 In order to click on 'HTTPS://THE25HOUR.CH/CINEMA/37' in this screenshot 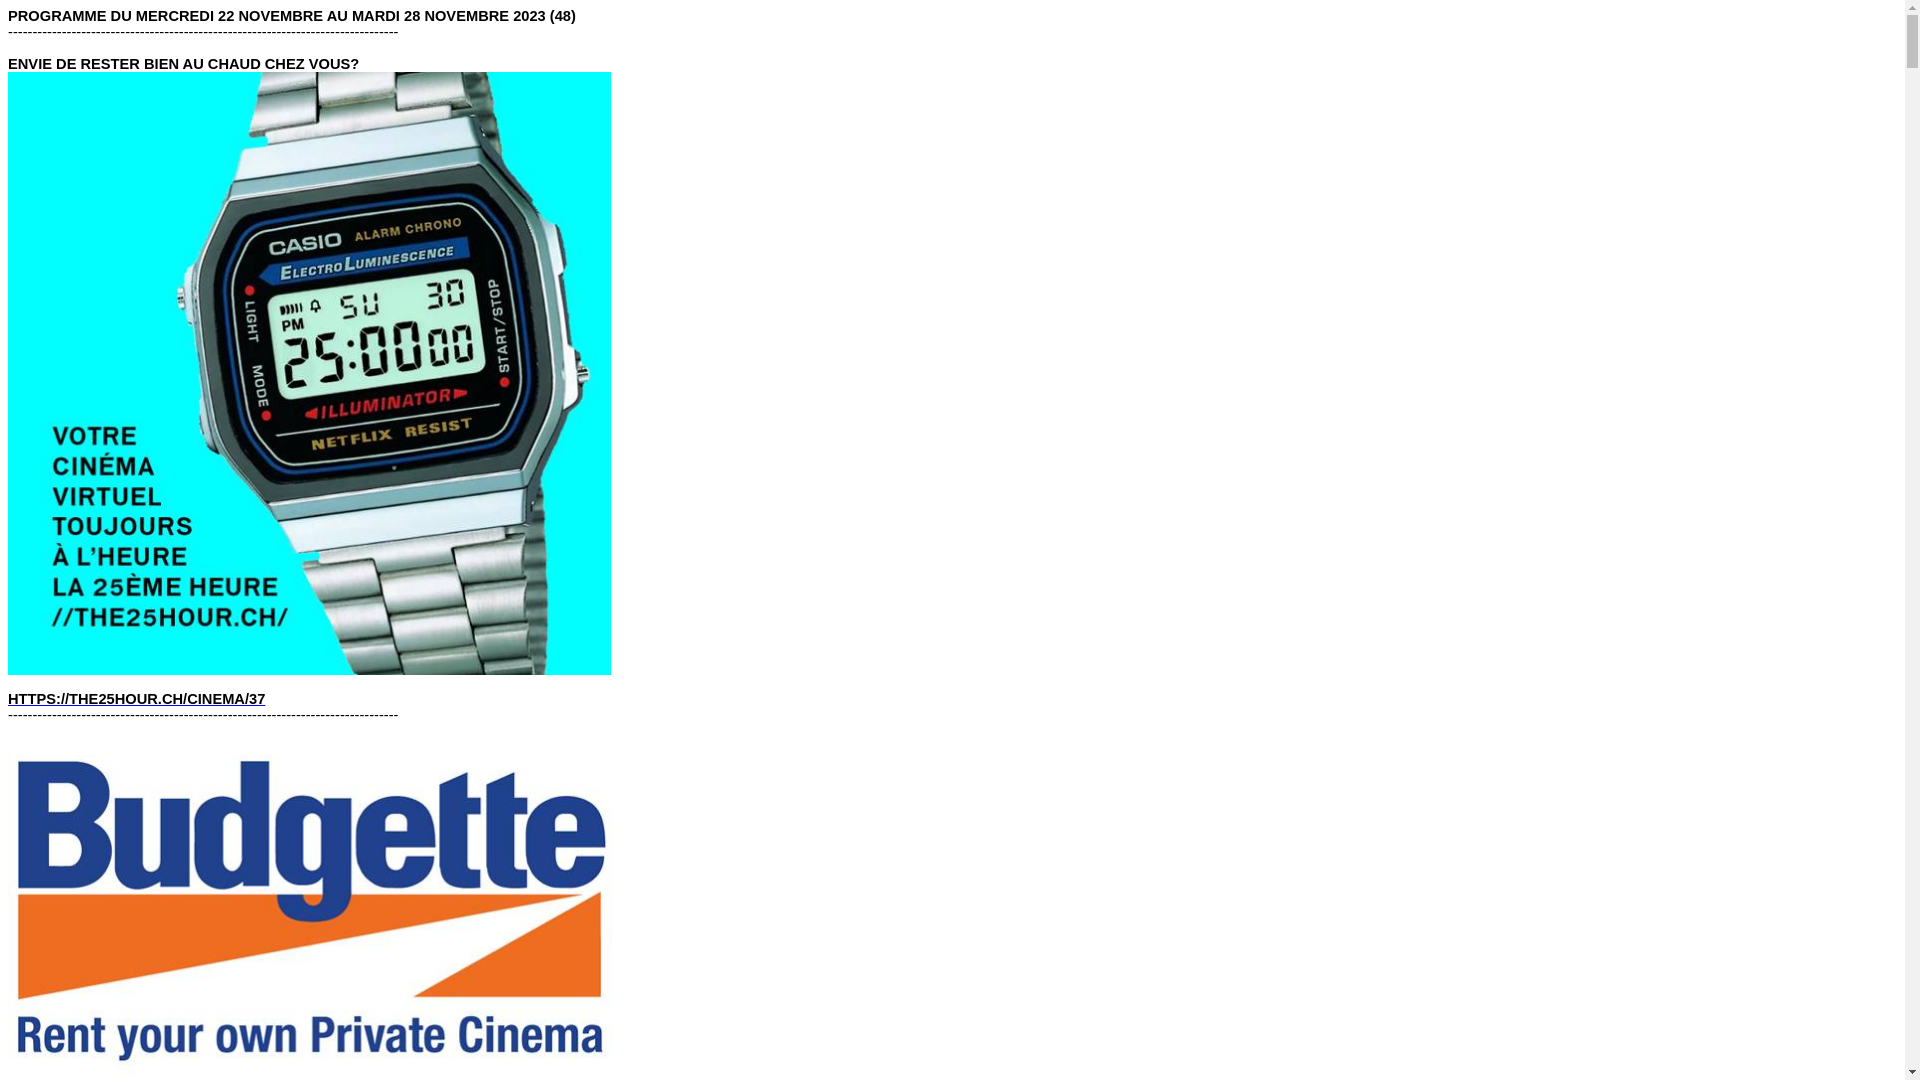, I will do `click(135, 697)`.